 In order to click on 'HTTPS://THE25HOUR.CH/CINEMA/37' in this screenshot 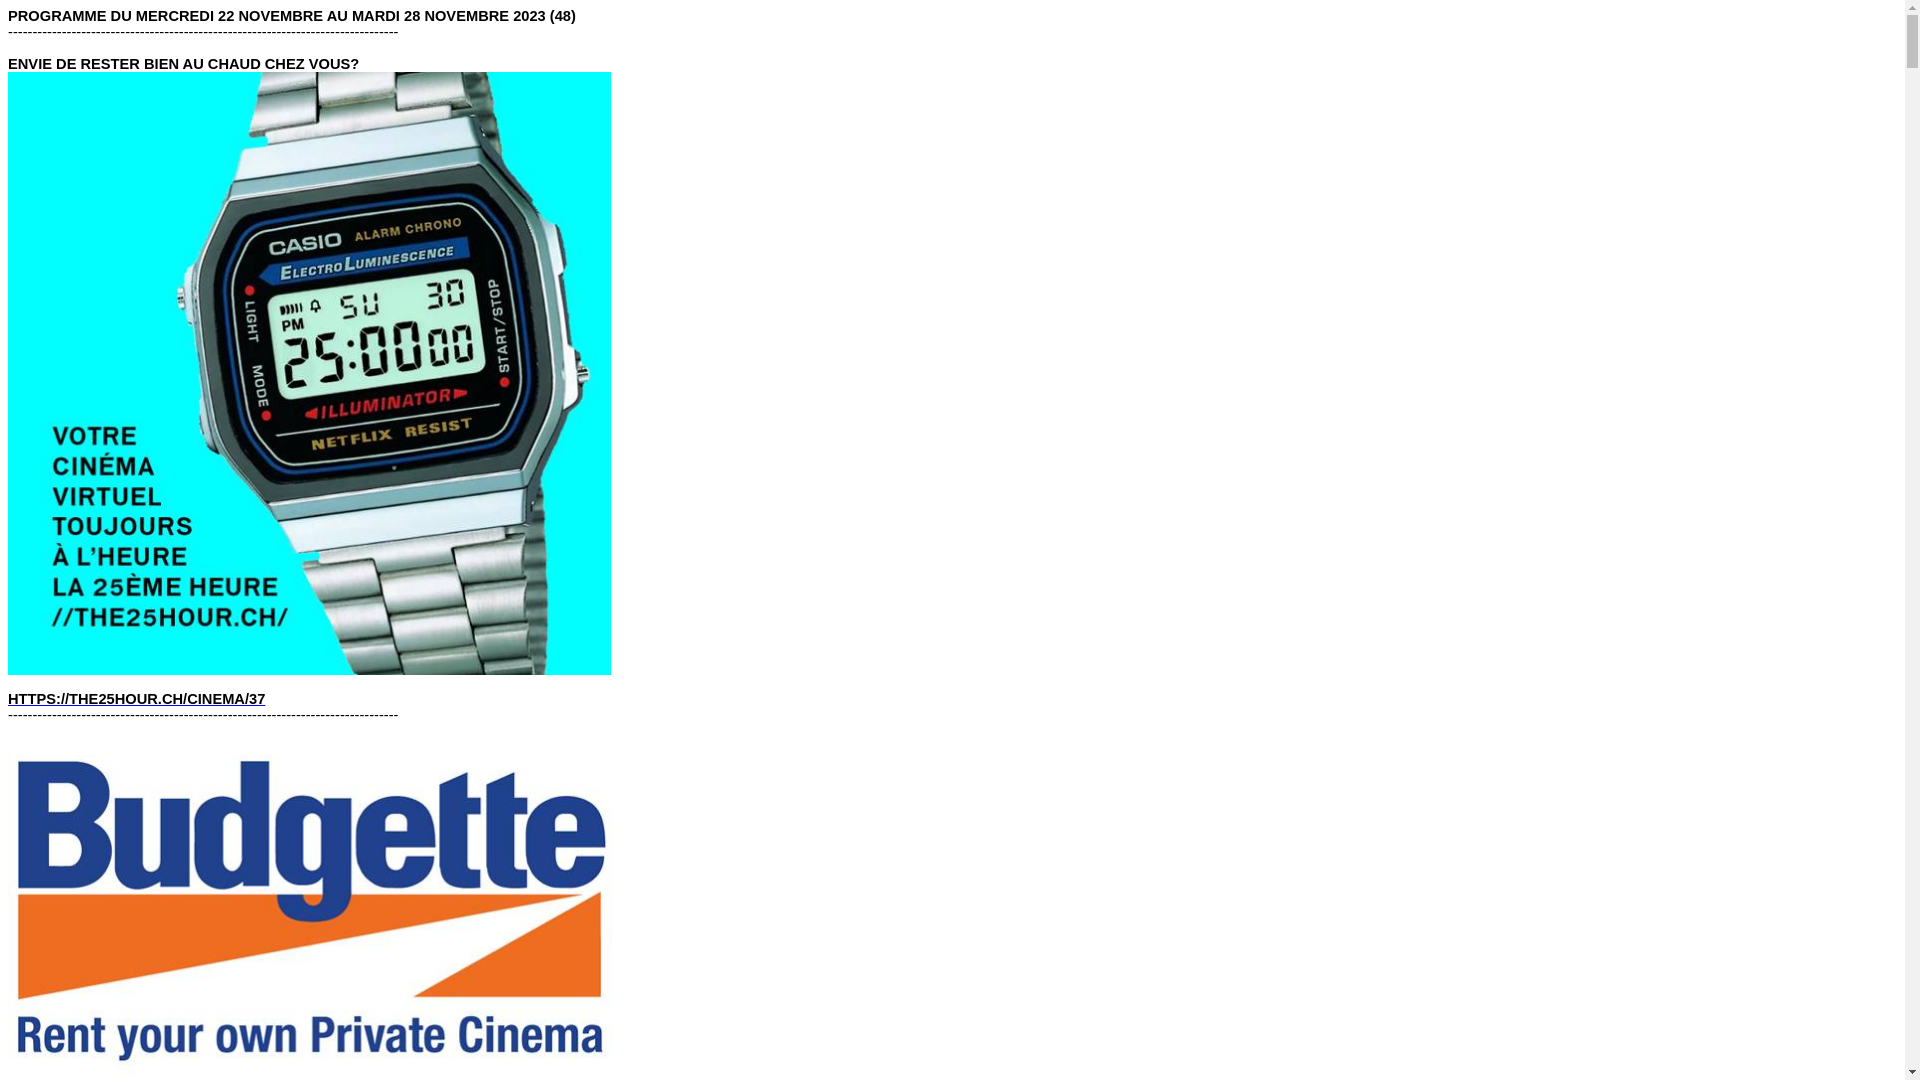, I will do `click(135, 697)`.